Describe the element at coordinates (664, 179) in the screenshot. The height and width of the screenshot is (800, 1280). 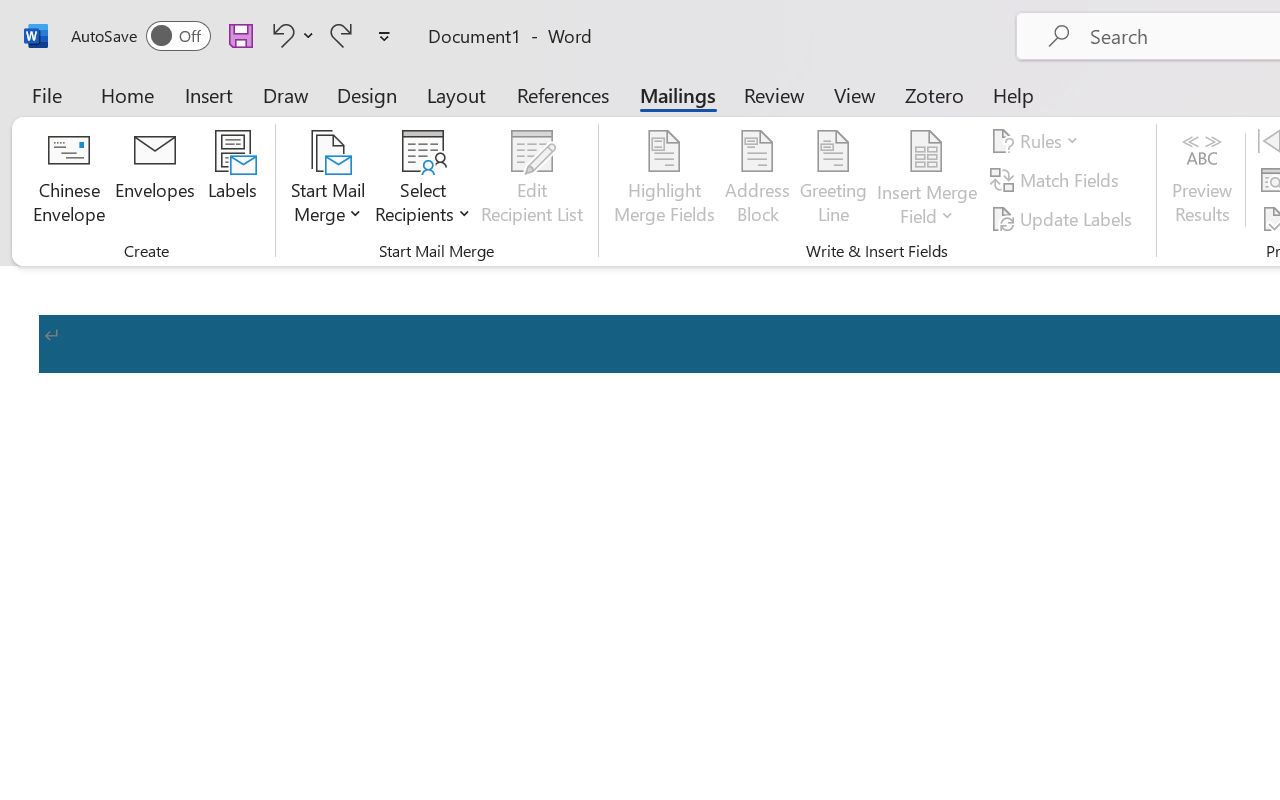
I see `'Highlight Merge Fields'` at that location.